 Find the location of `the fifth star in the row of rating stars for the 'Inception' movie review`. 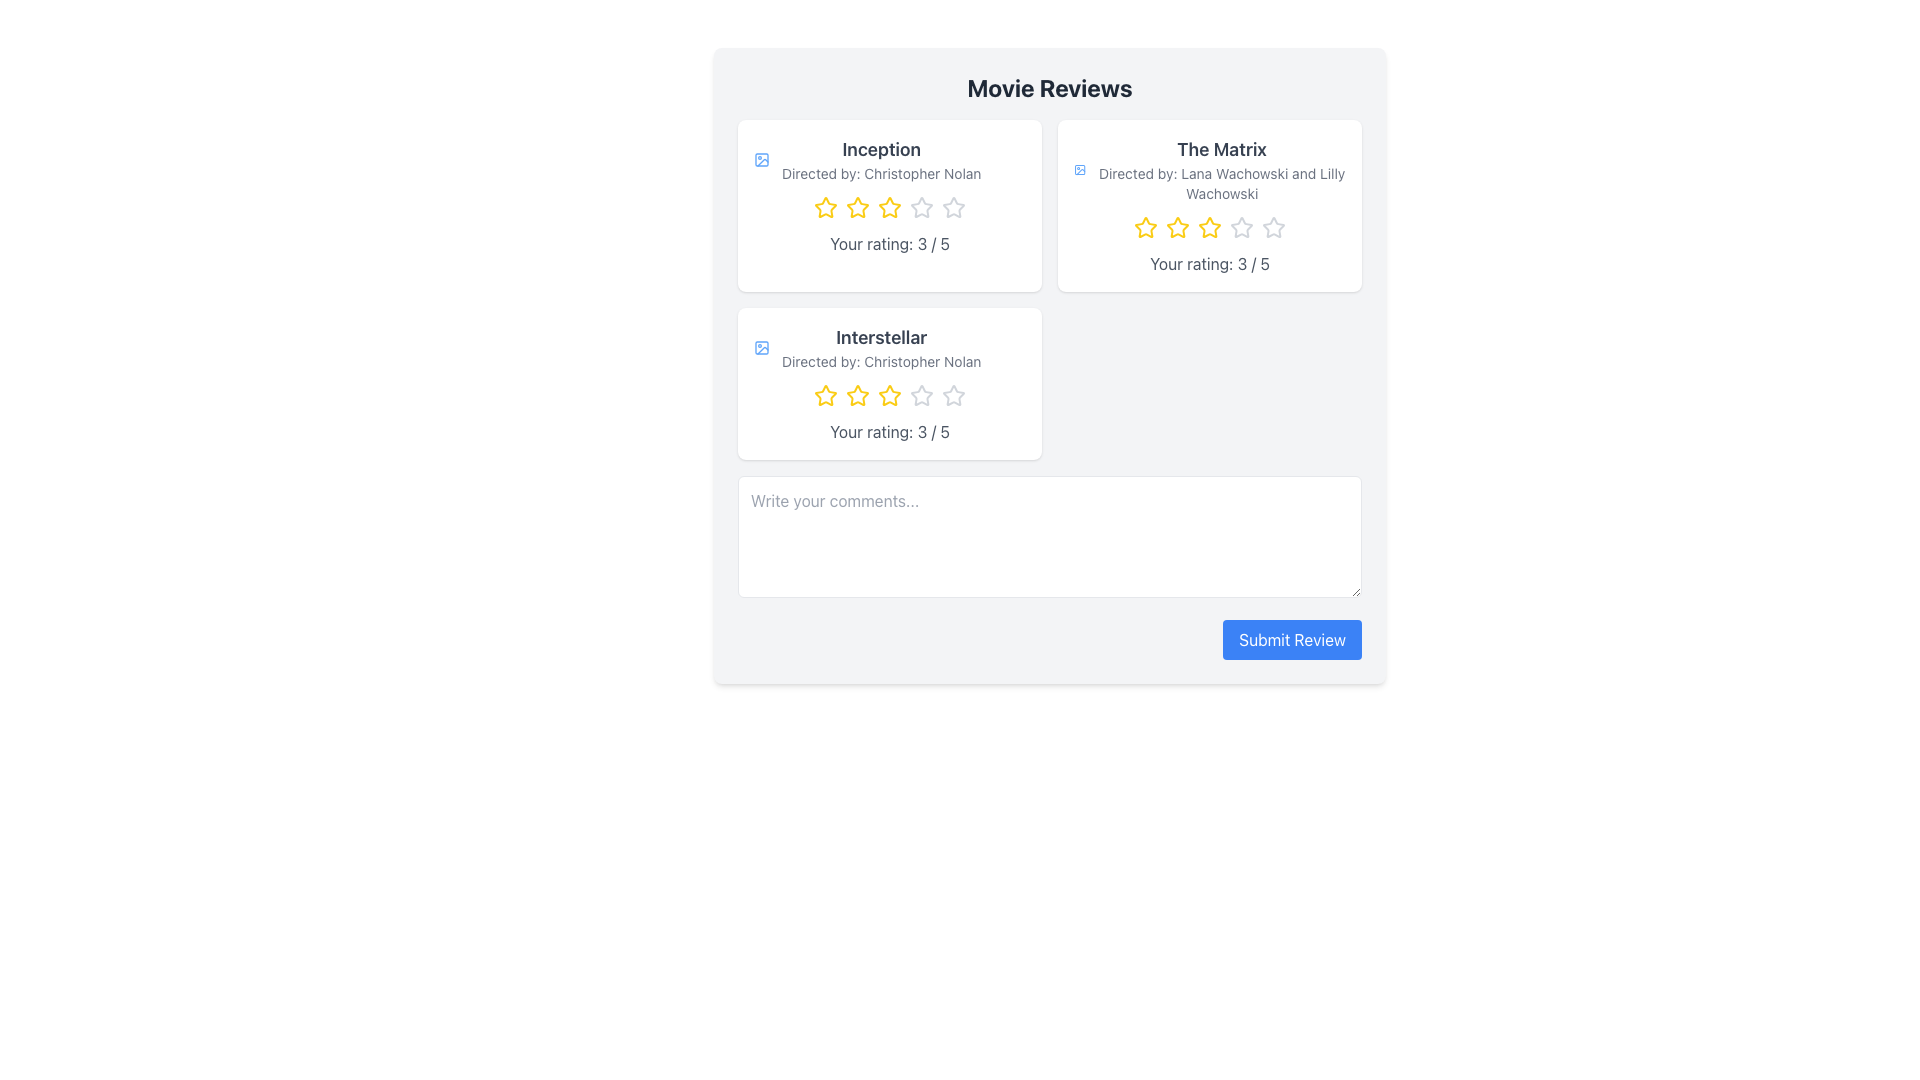

the fifth star in the row of rating stars for the 'Inception' movie review is located at coordinates (953, 208).